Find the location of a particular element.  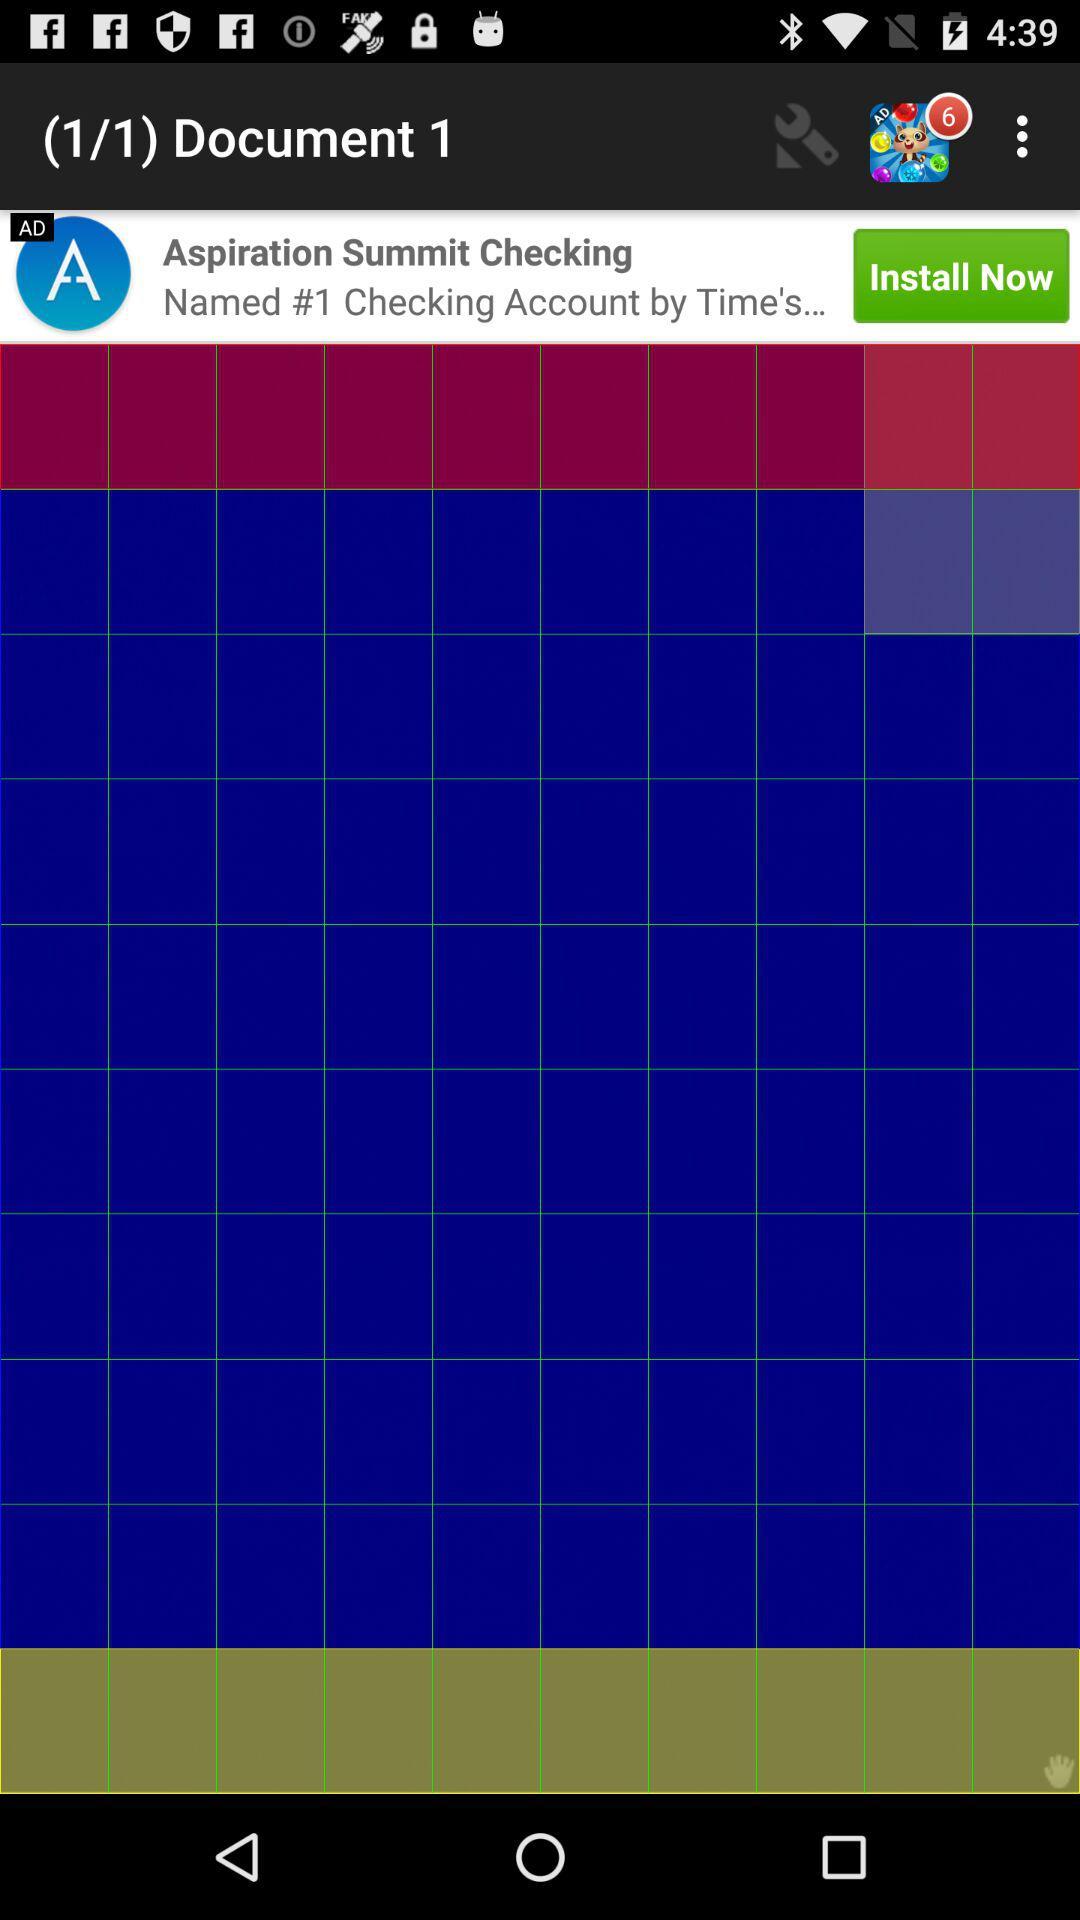

icon next to the install now item is located at coordinates (397, 250).